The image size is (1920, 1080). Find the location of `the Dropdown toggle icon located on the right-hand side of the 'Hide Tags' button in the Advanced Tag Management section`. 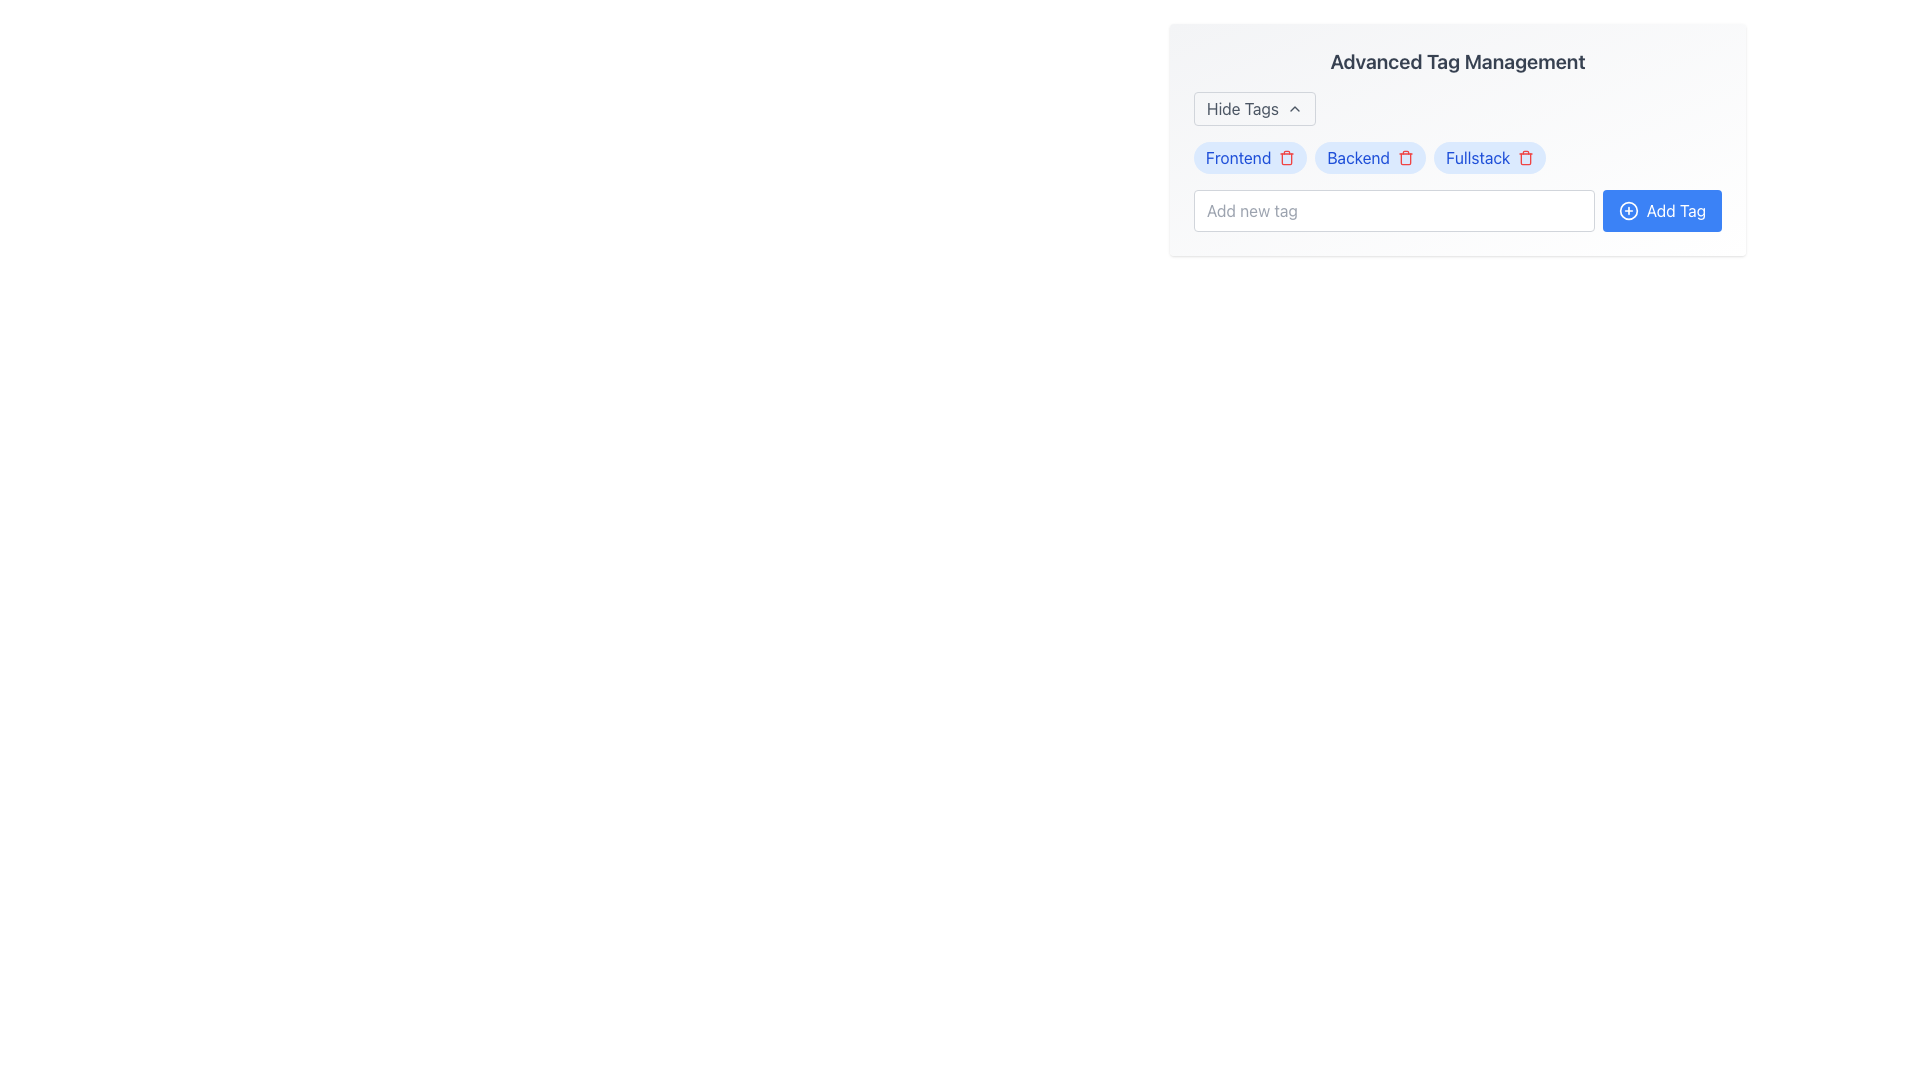

the Dropdown toggle icon located on the right-hand side of the 'Hide Tags' button in the Advanced Tag Management section is located at coordinates (1294, 108).